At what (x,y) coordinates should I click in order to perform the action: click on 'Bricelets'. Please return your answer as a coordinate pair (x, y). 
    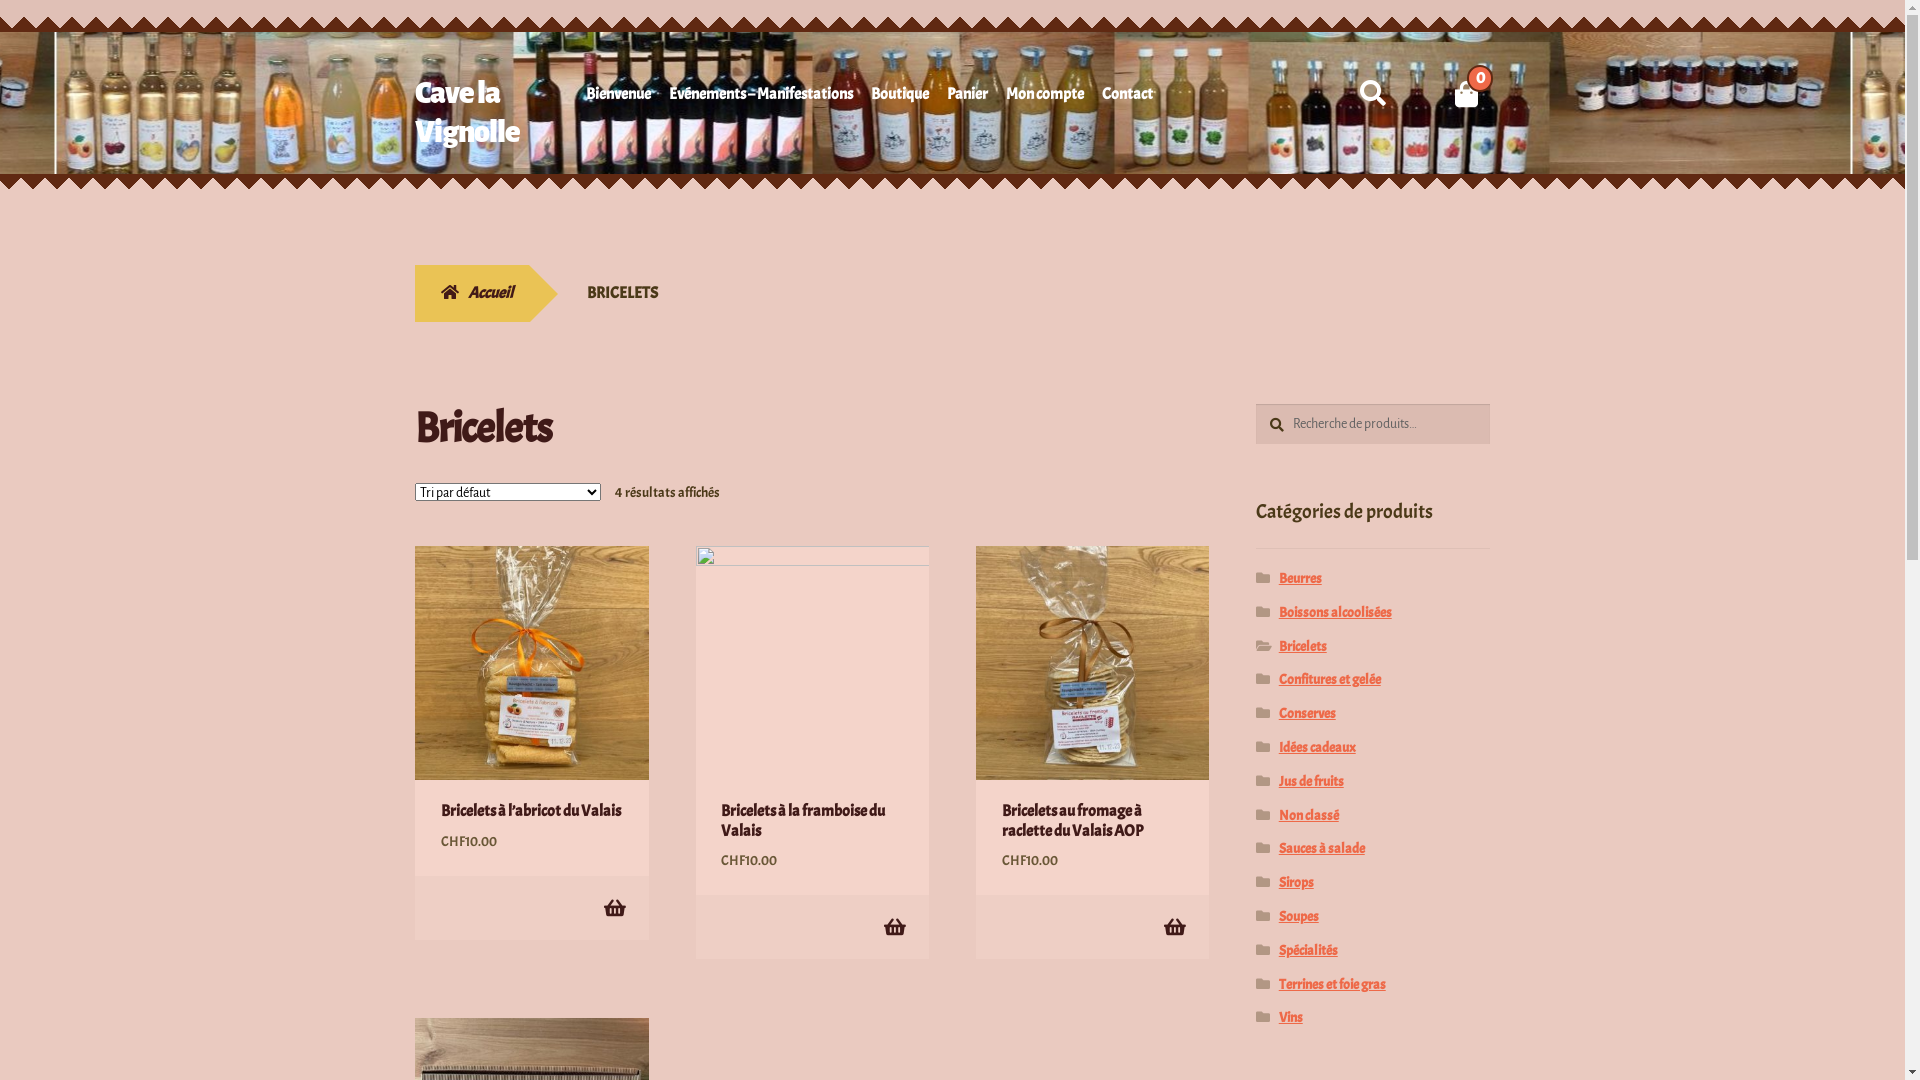
    Looking at the image, I should click on (1277, 646).